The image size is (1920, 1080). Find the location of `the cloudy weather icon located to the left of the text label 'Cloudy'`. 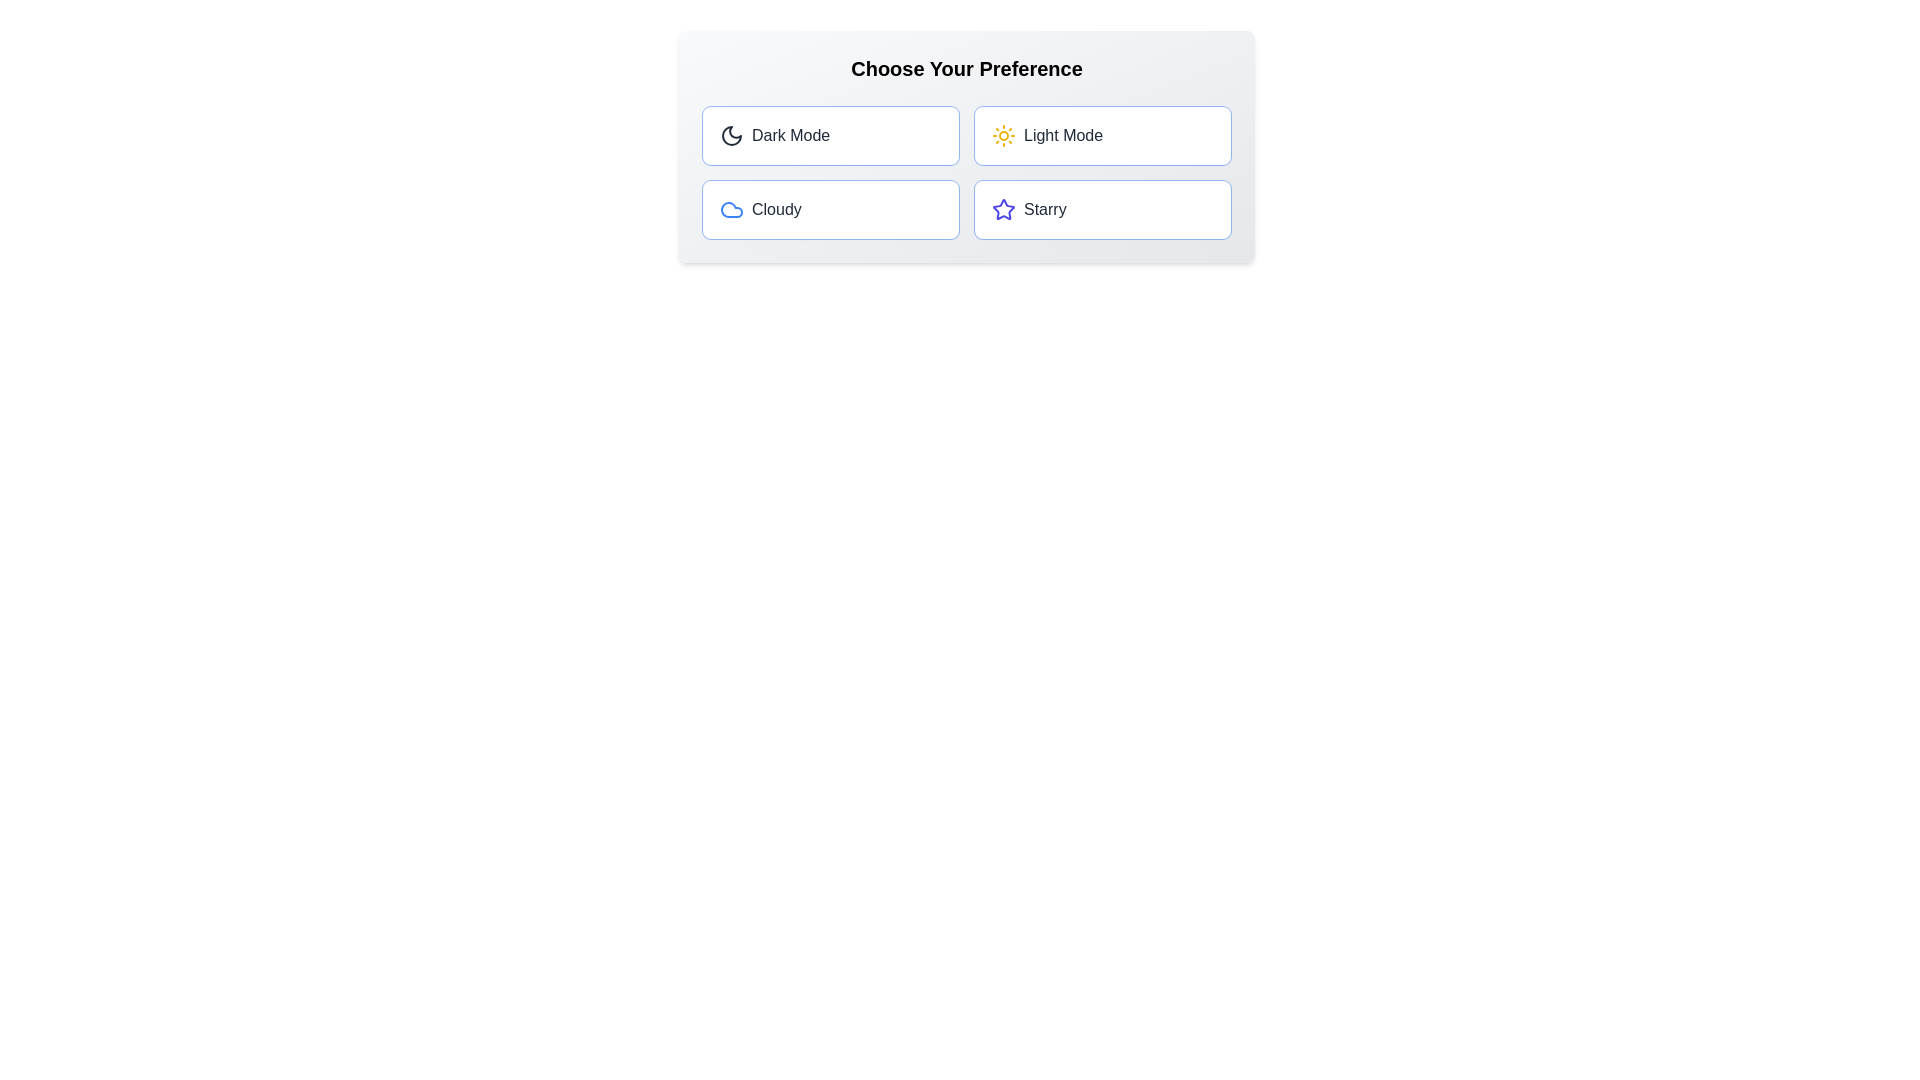

the cloudy weather icon located to the left of the text label 'Cloudy' is located at coordinates (730, 209).